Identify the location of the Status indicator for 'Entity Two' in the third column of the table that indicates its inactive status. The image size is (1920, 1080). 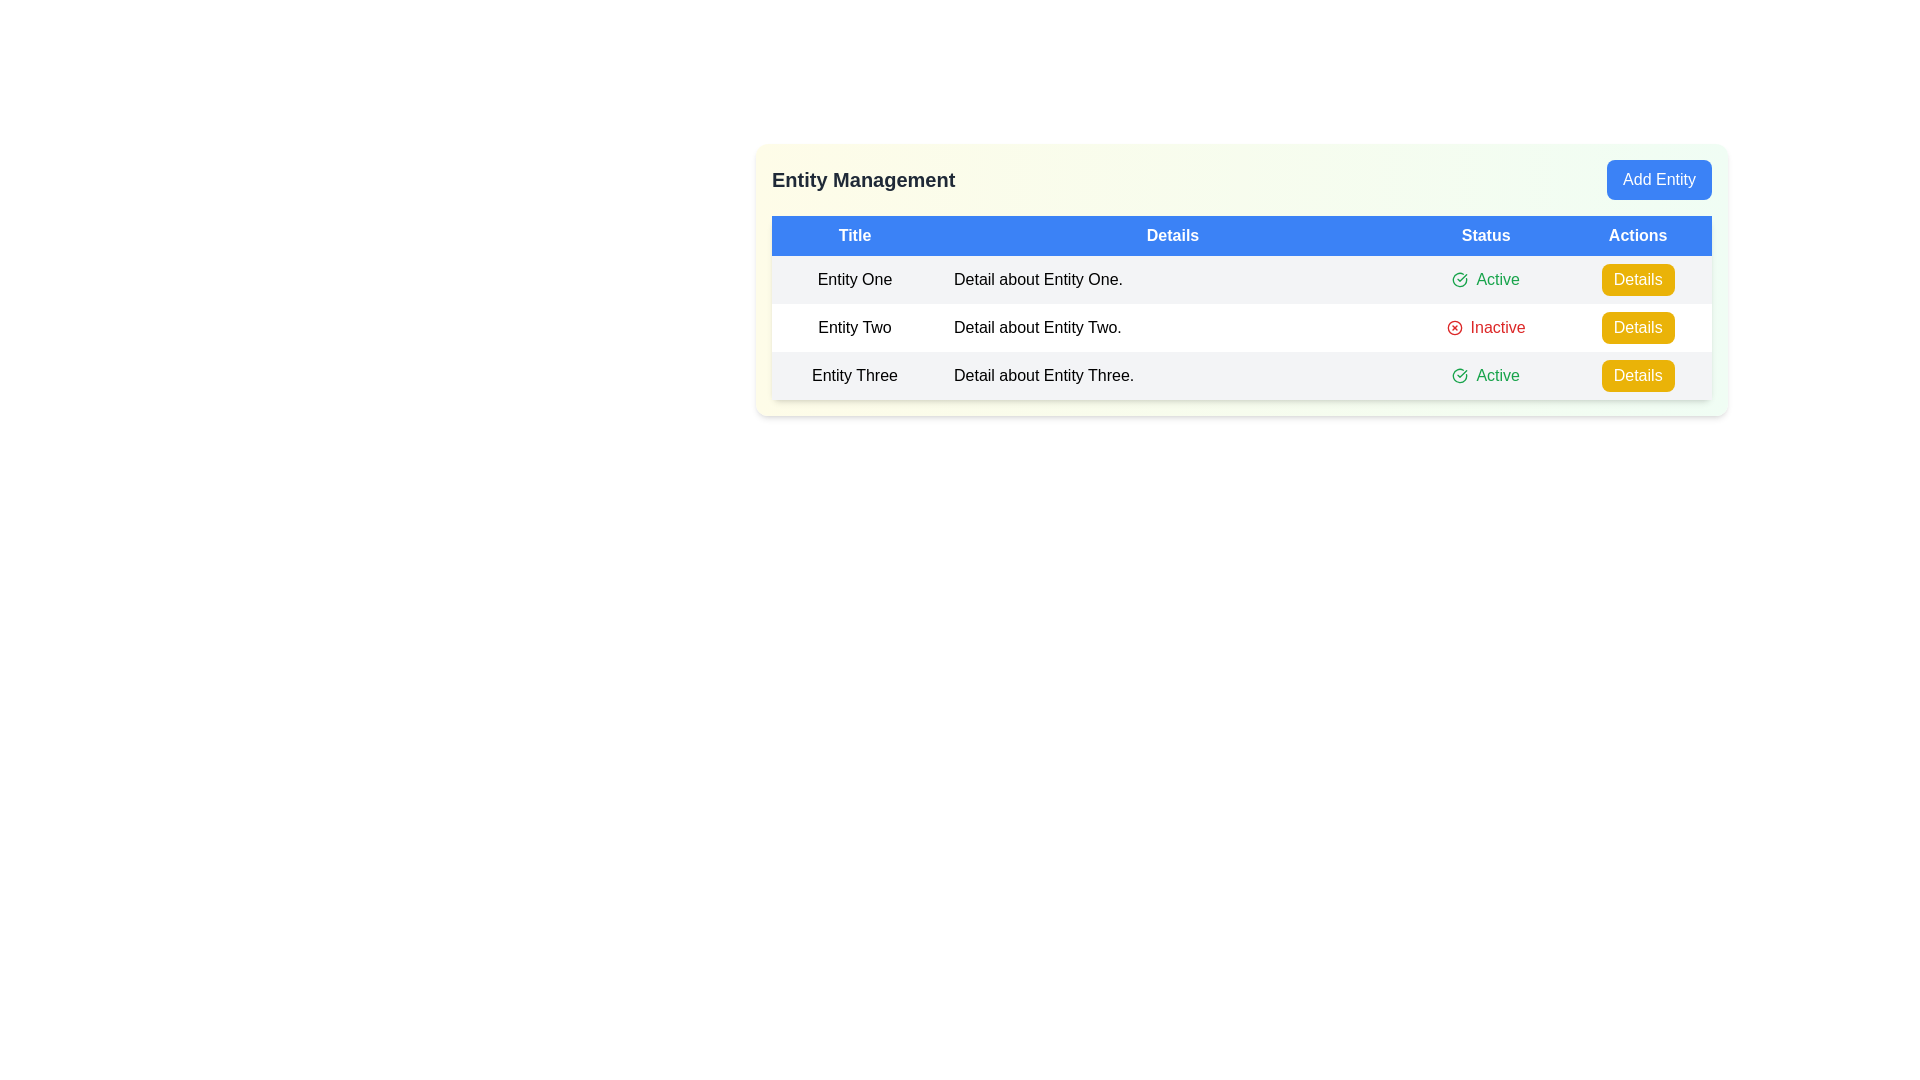
(1486, 326).